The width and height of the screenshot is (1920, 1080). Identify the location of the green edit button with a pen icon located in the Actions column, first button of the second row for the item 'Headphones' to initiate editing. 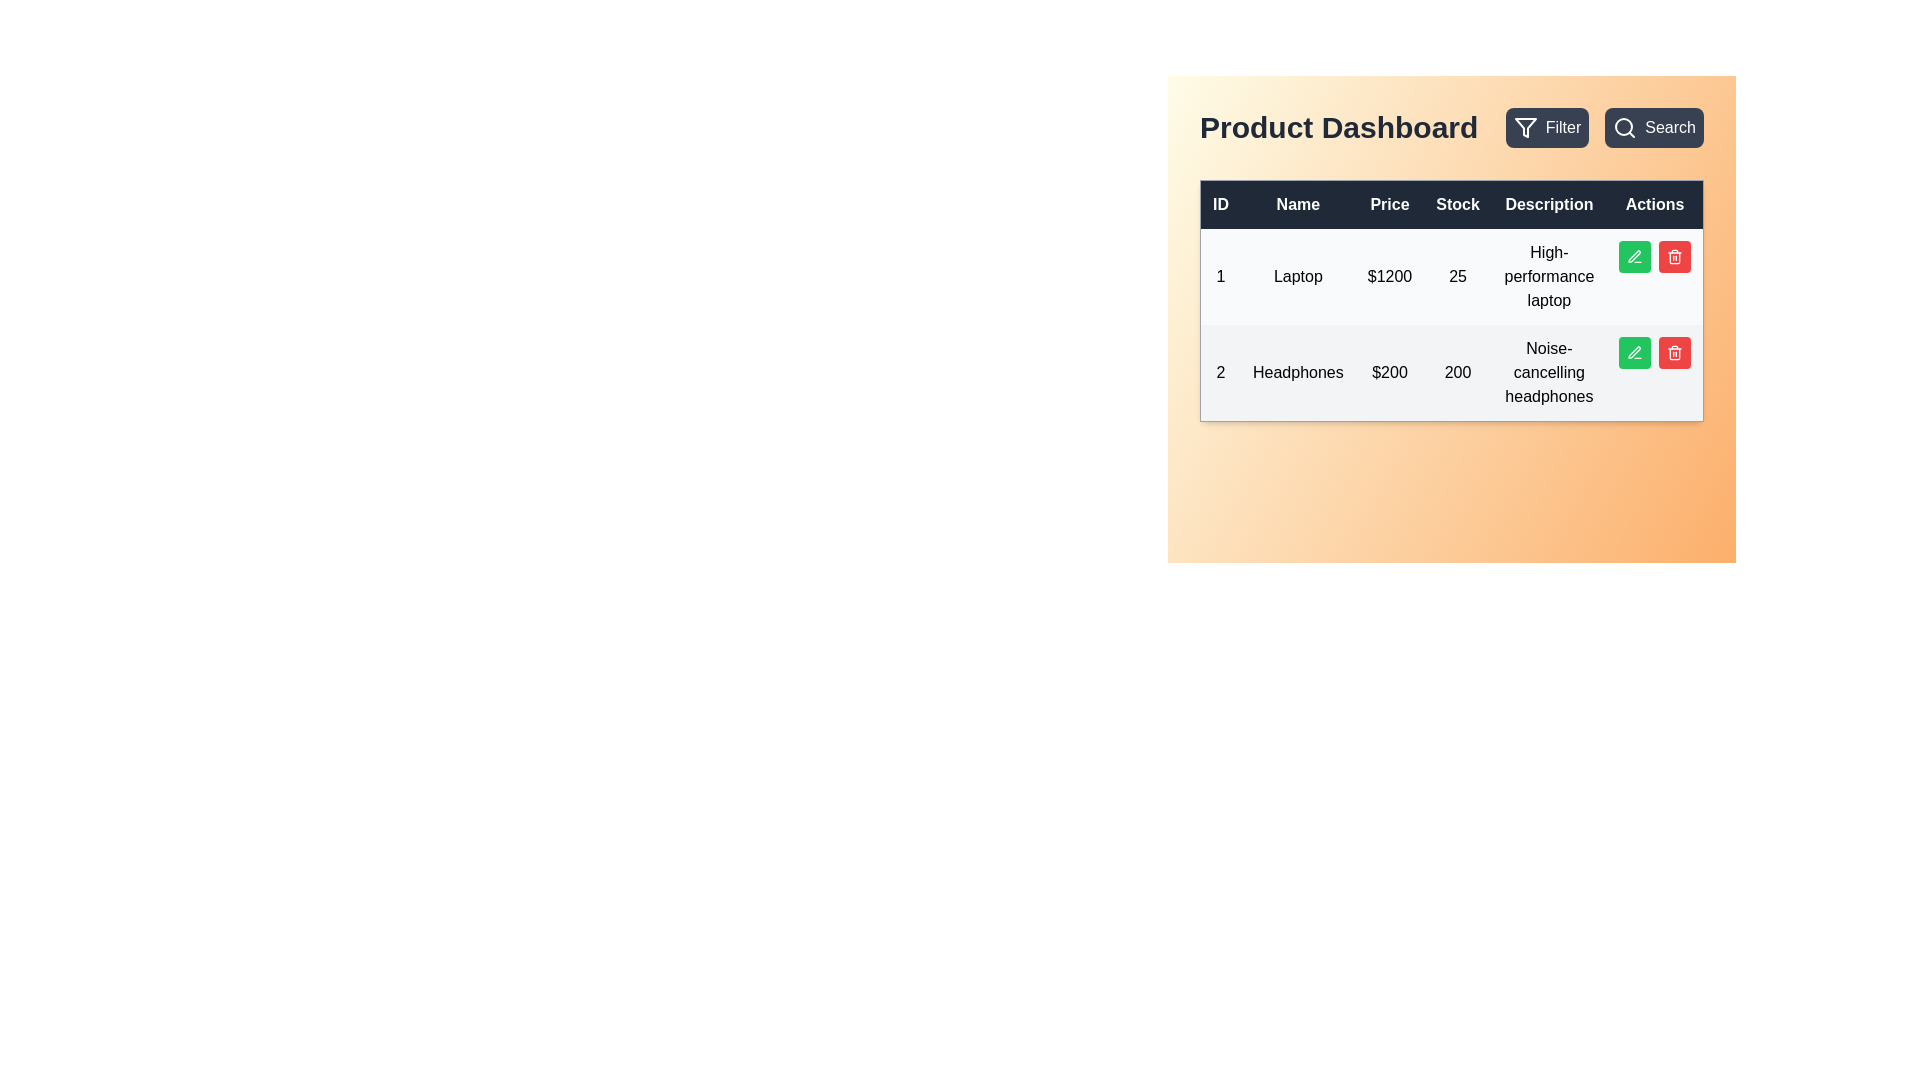
(1635, 352).